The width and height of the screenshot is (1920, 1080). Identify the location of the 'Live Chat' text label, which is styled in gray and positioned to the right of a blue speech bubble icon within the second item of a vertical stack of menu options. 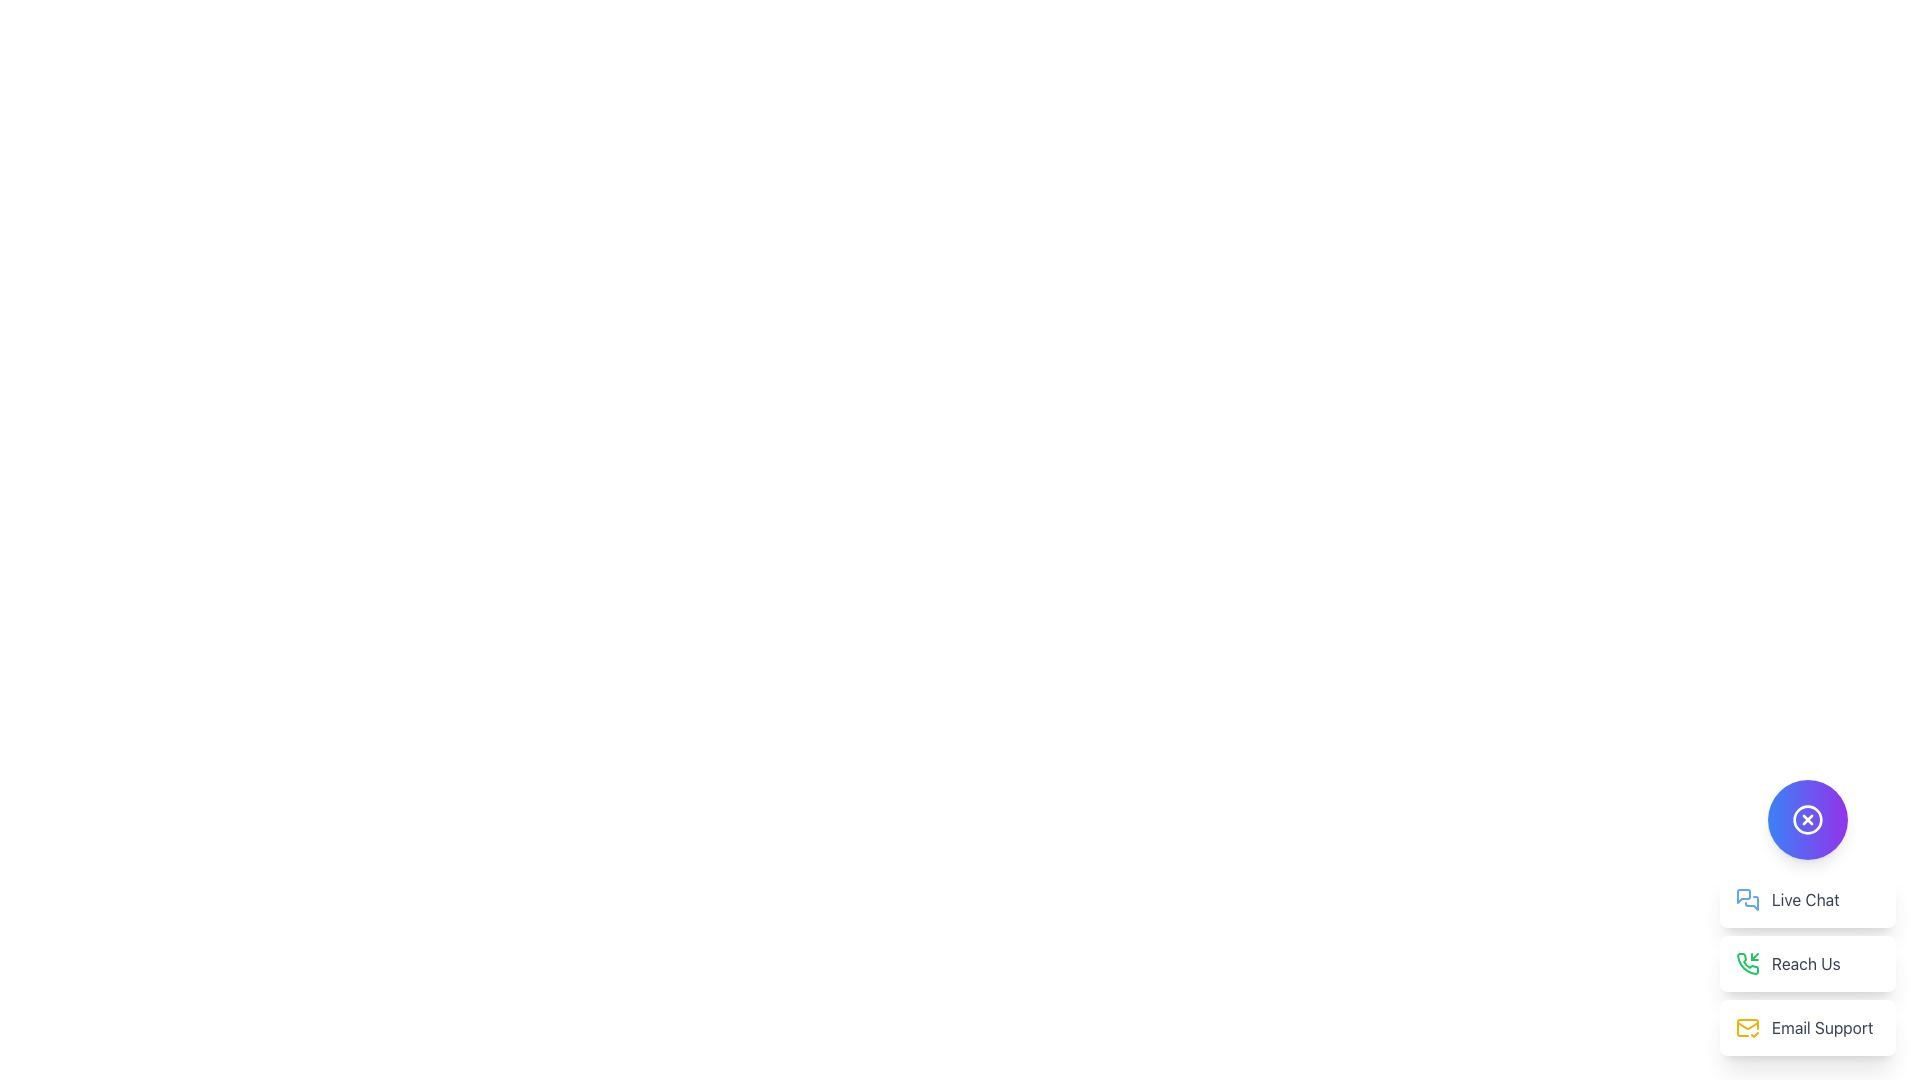
(1805, 898).